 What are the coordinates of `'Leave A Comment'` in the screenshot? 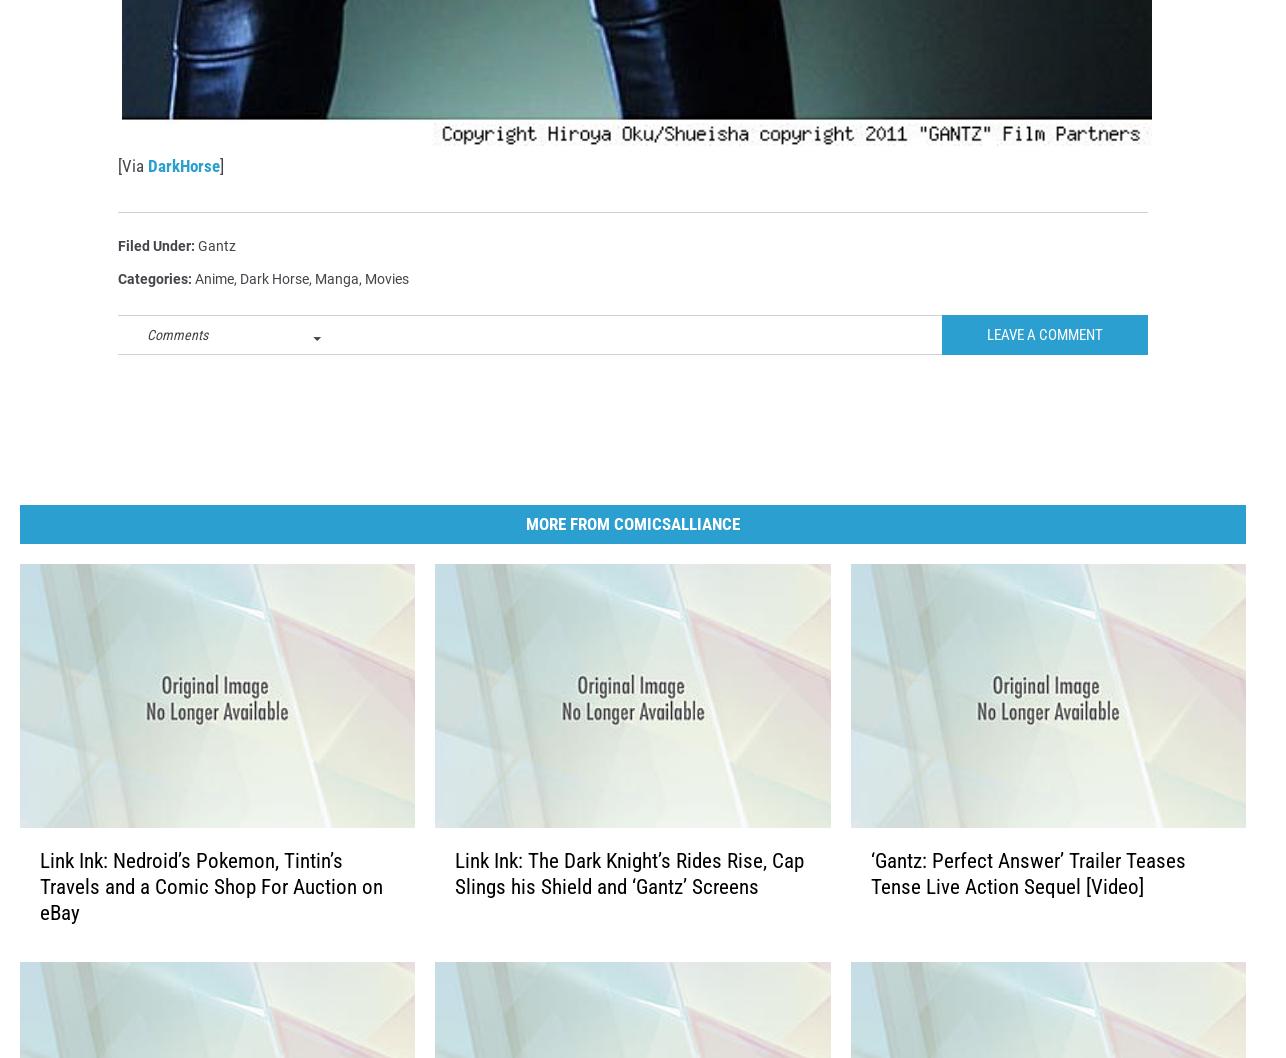 It's located at (1044, 367).